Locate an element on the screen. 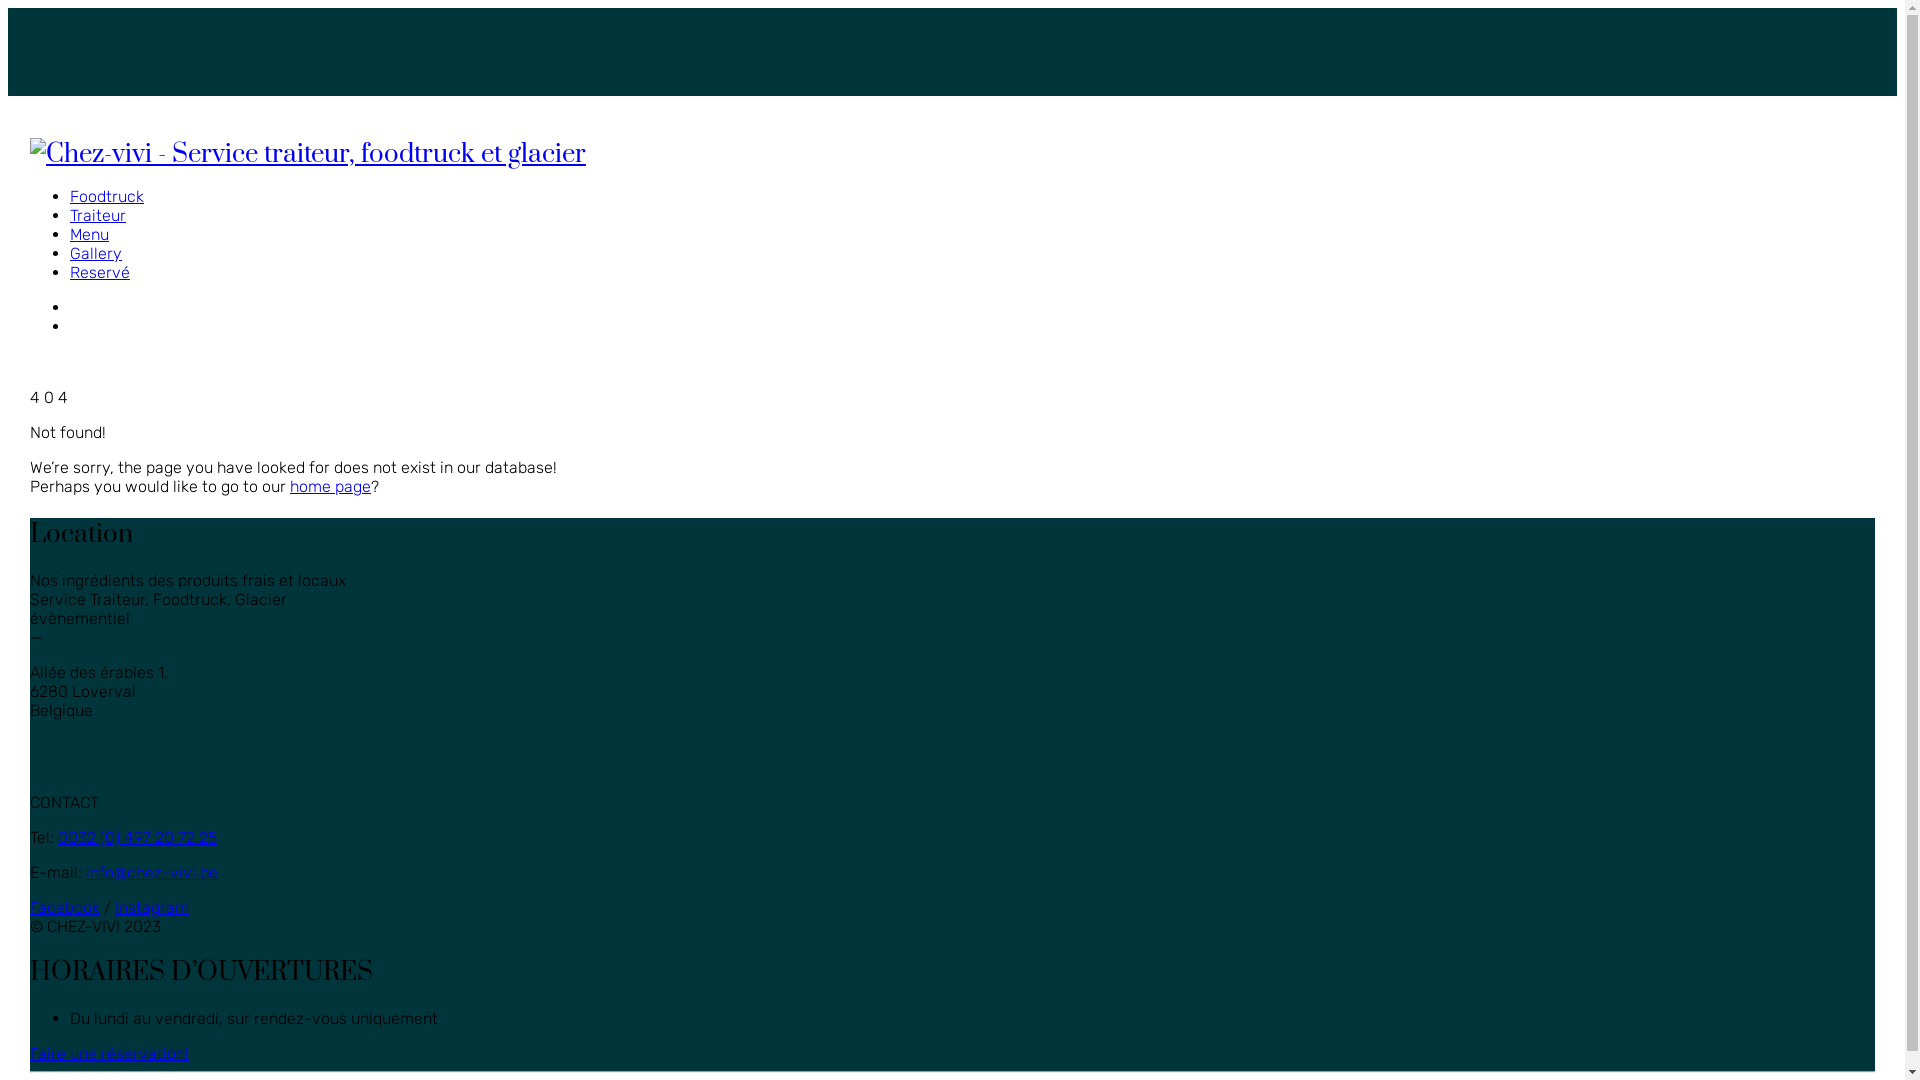 The height and width of the screenshot is (1080, 1920). 'Traiteur' is located at coordinates (96, 215).